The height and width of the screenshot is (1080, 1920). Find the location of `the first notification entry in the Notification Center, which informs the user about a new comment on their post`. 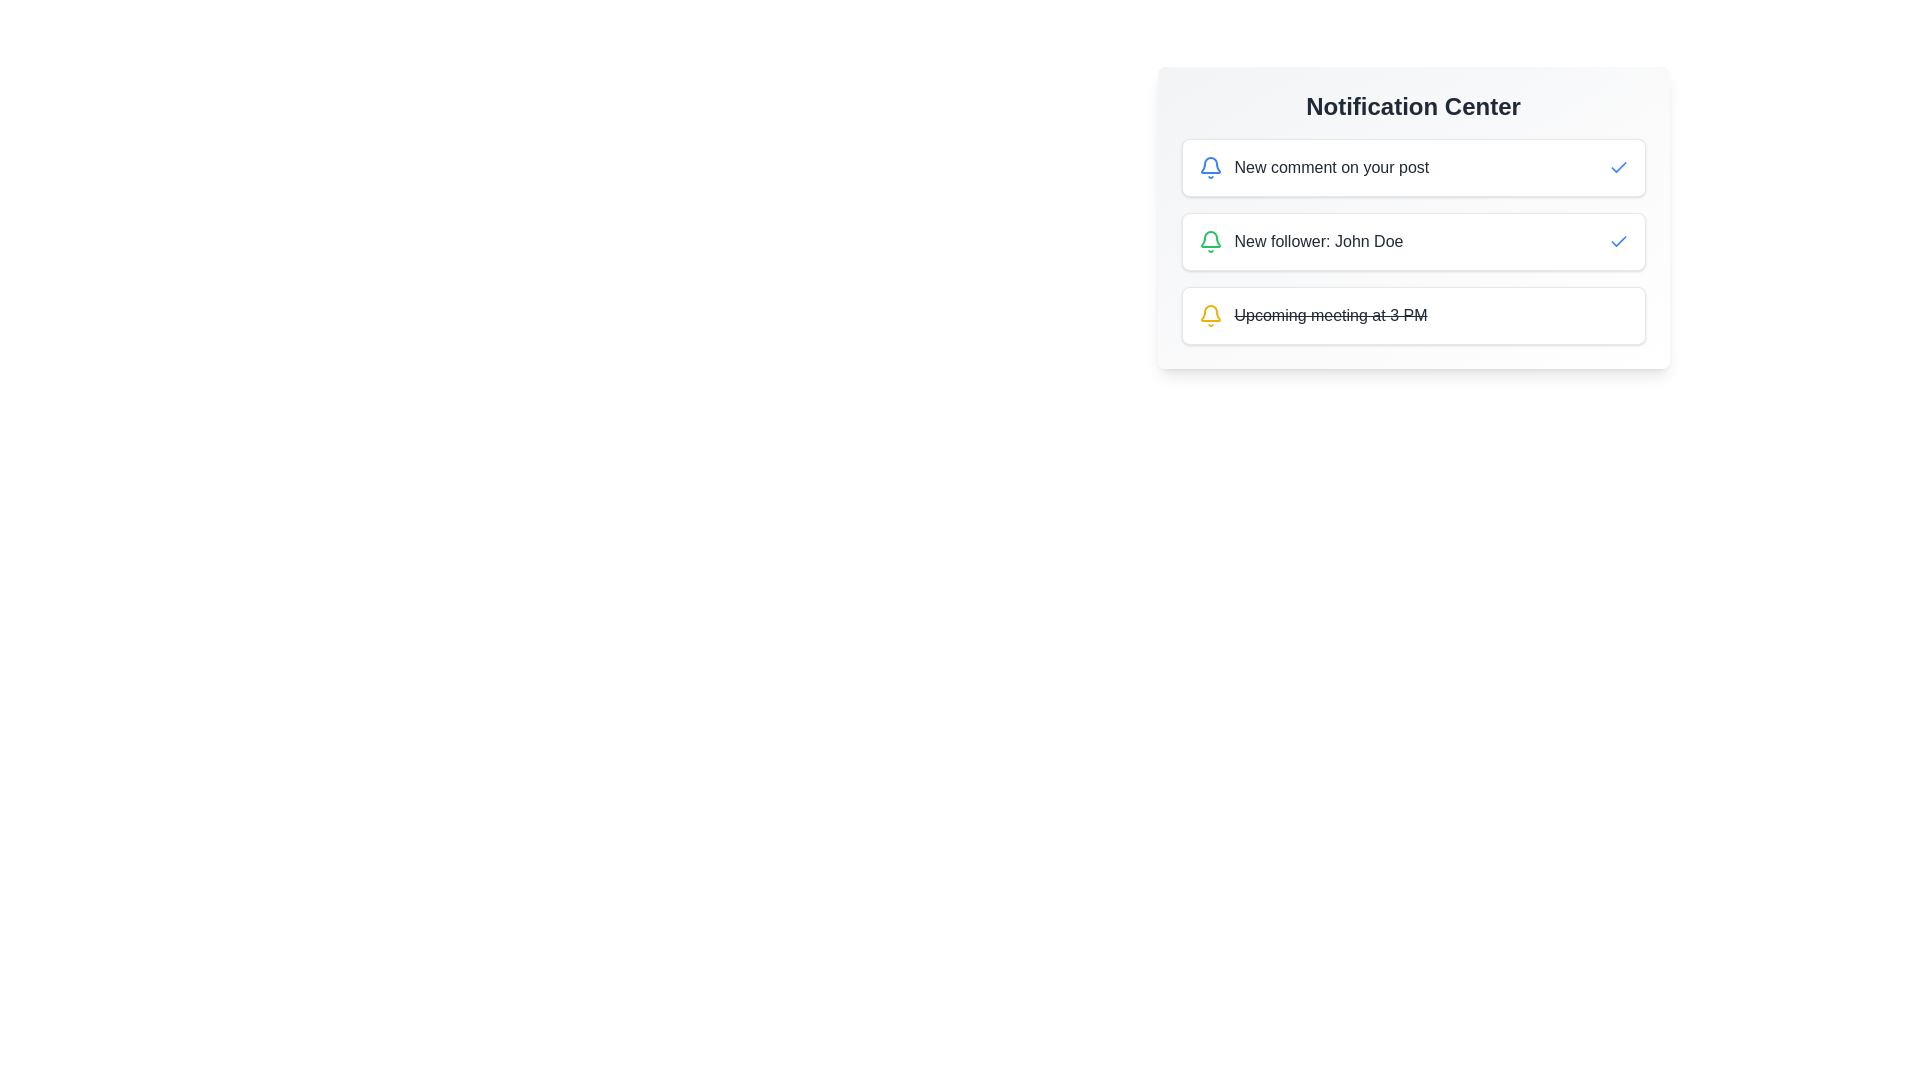

the first notification entry in the Notification Center, which informs the user about a new comment on their post is located at coordinates (1313, 167).